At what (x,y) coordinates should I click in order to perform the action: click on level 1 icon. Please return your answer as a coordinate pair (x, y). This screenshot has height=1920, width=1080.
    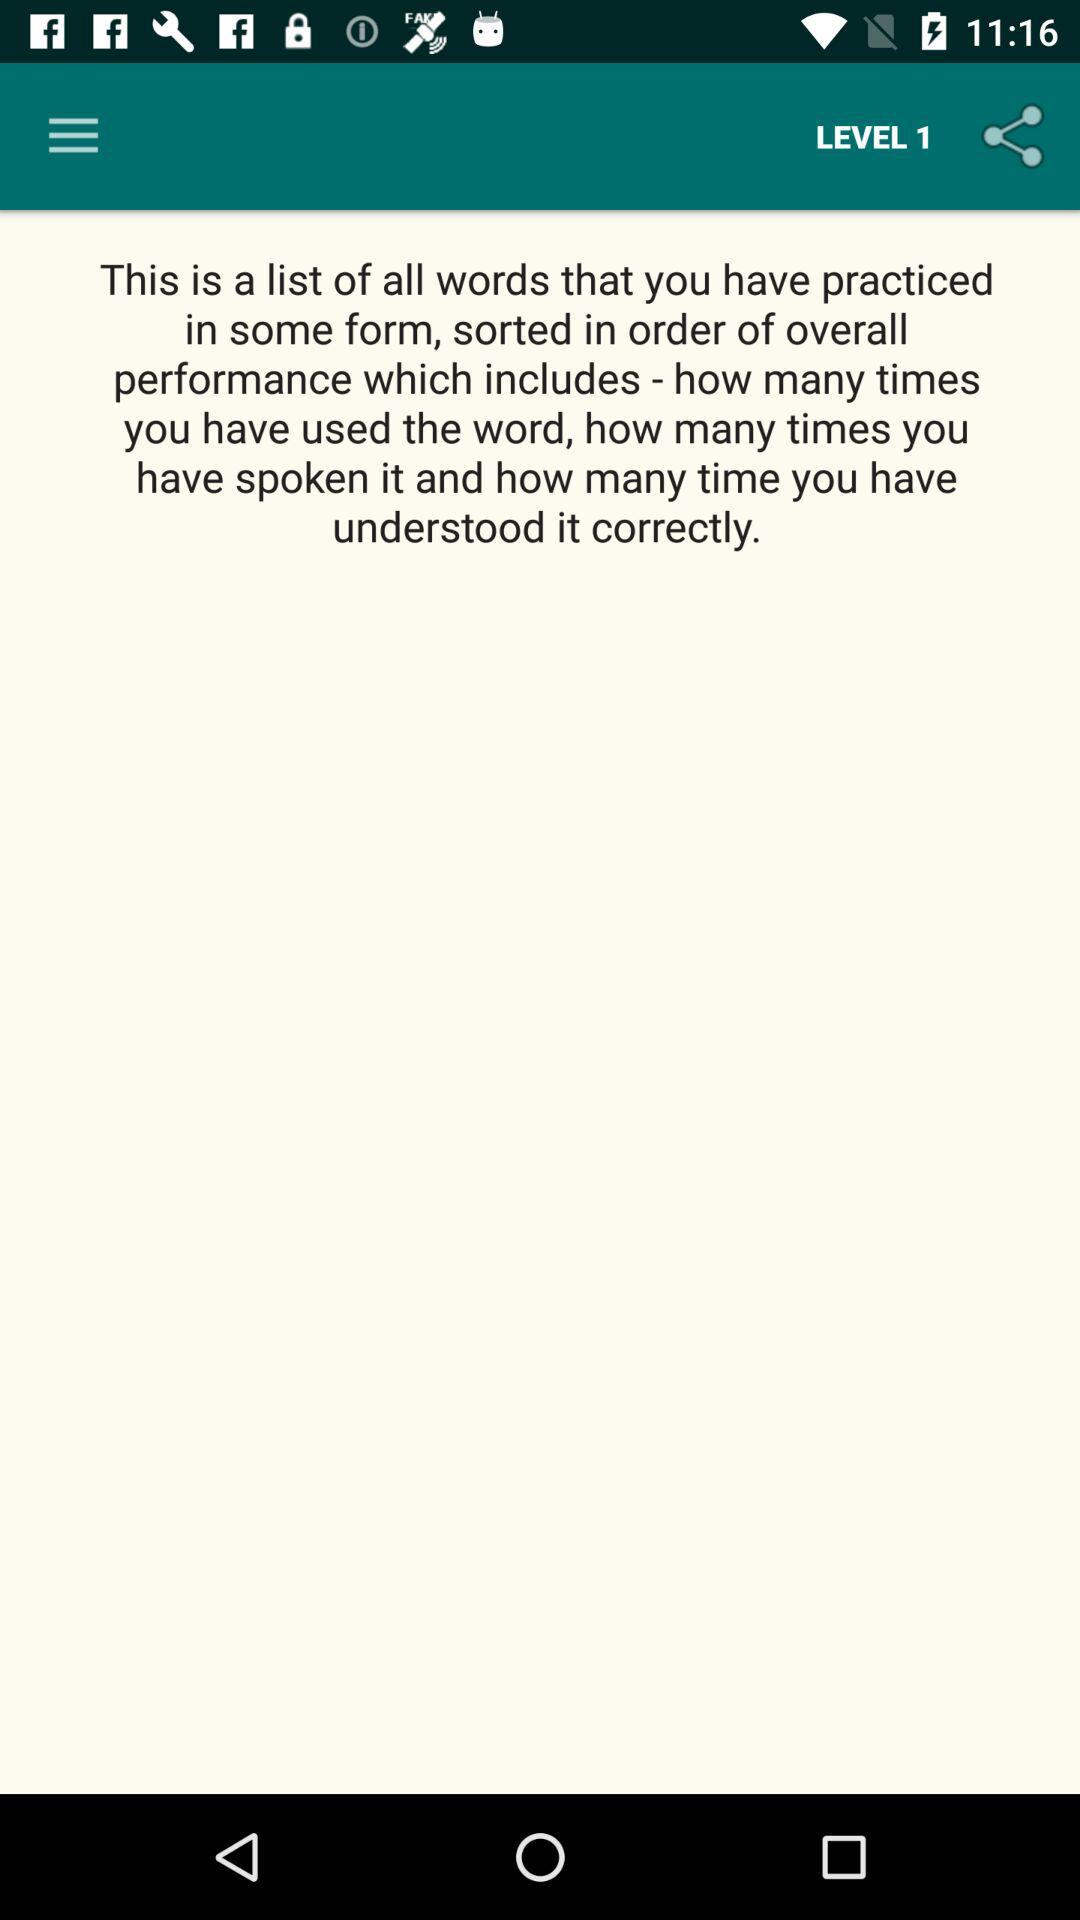
    Looking at the image, I should click on (873, 135).